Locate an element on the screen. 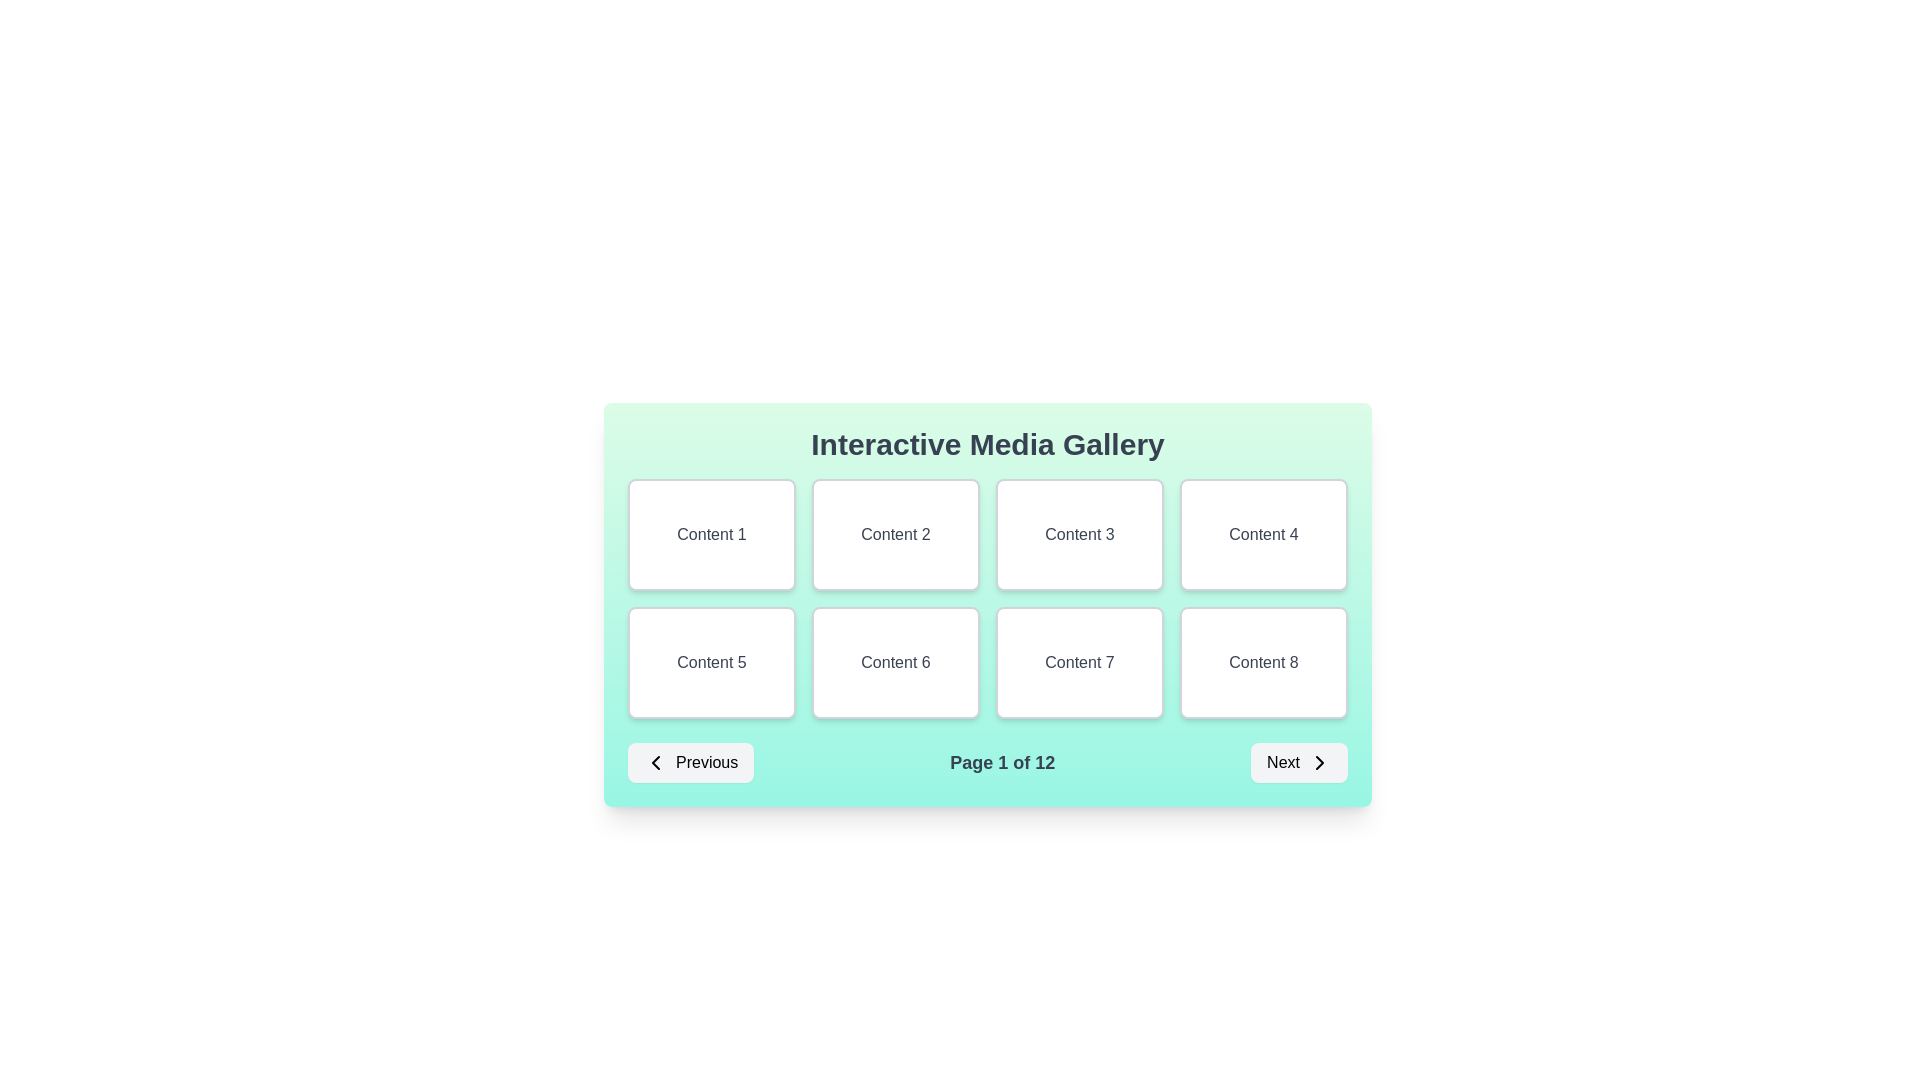 The height and width of the screenshot is (1080, 1920). the static display box containing the text 'Content 1' located in the top-left corner of a grid layout is located at coordinates (711, 534).